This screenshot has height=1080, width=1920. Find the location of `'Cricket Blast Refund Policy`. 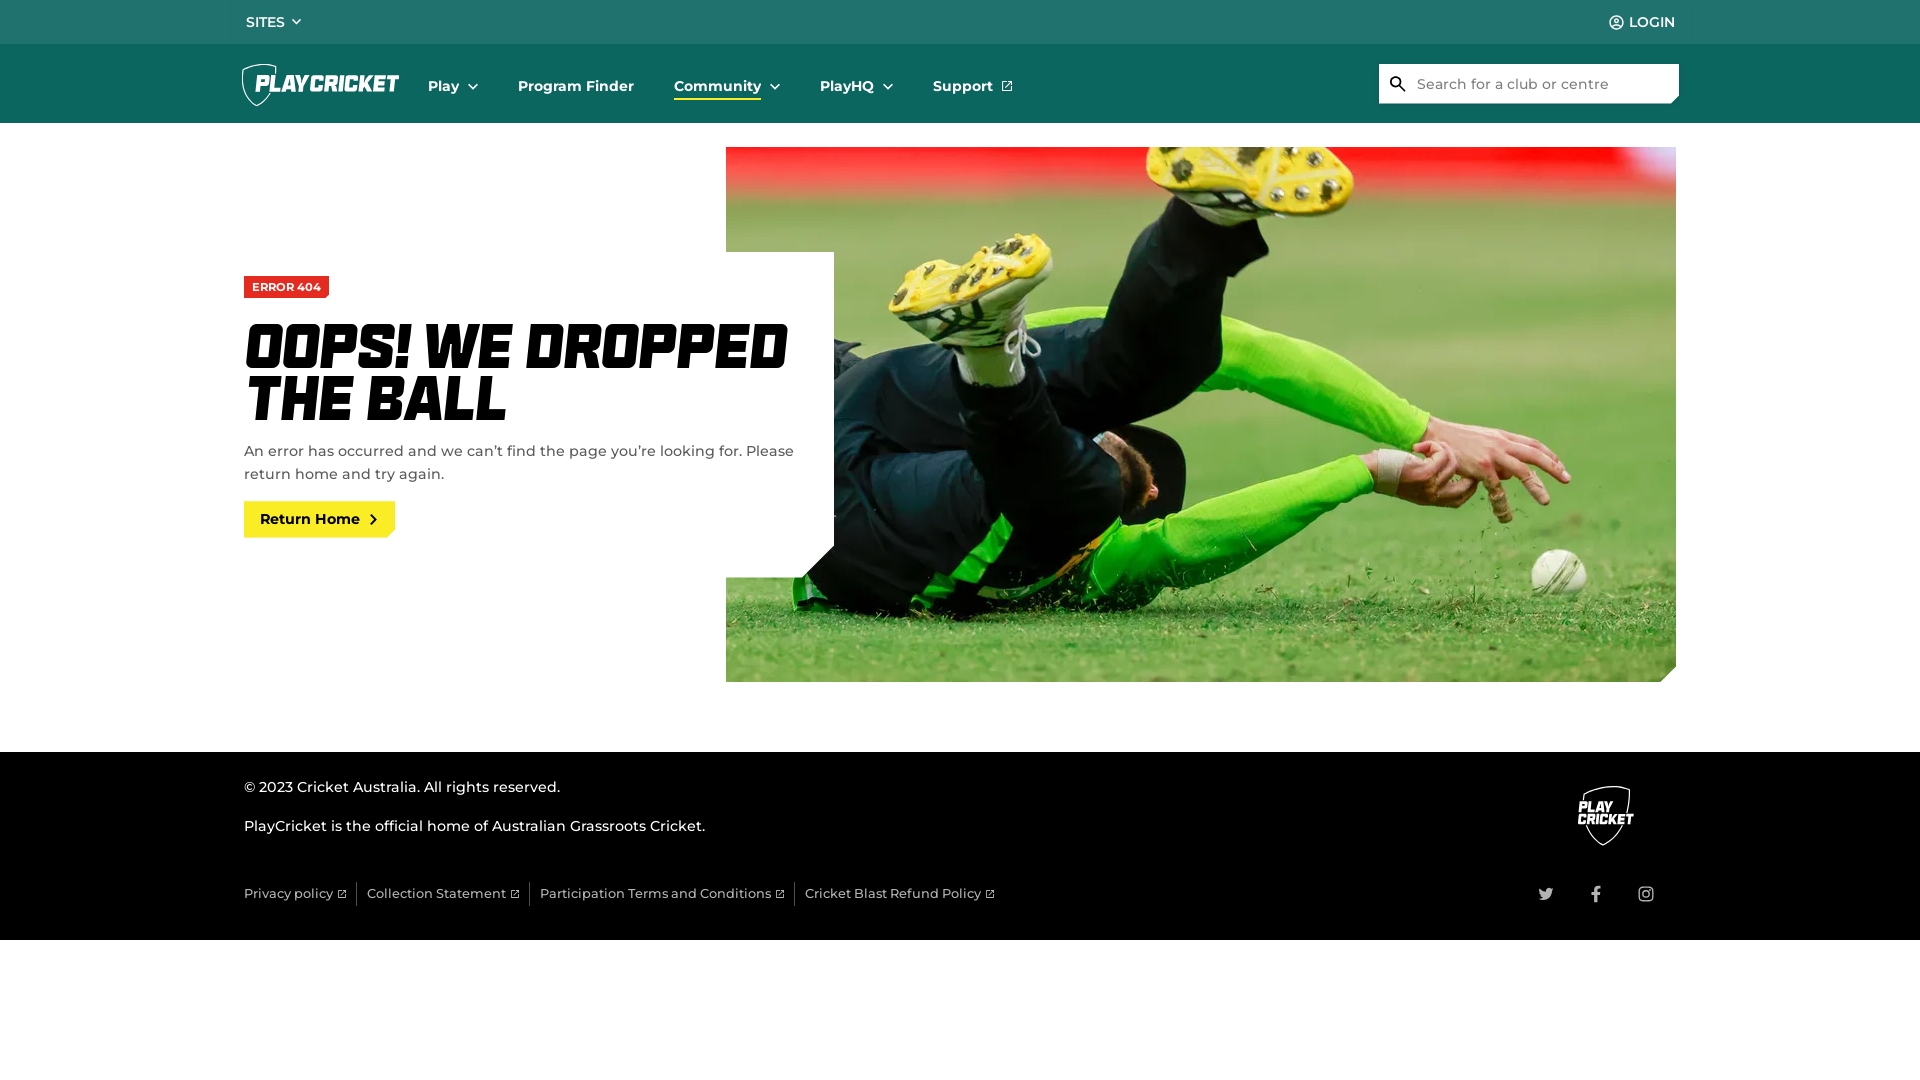

'Cricket Blast Refund Policy is located at coordinates (898, 893).